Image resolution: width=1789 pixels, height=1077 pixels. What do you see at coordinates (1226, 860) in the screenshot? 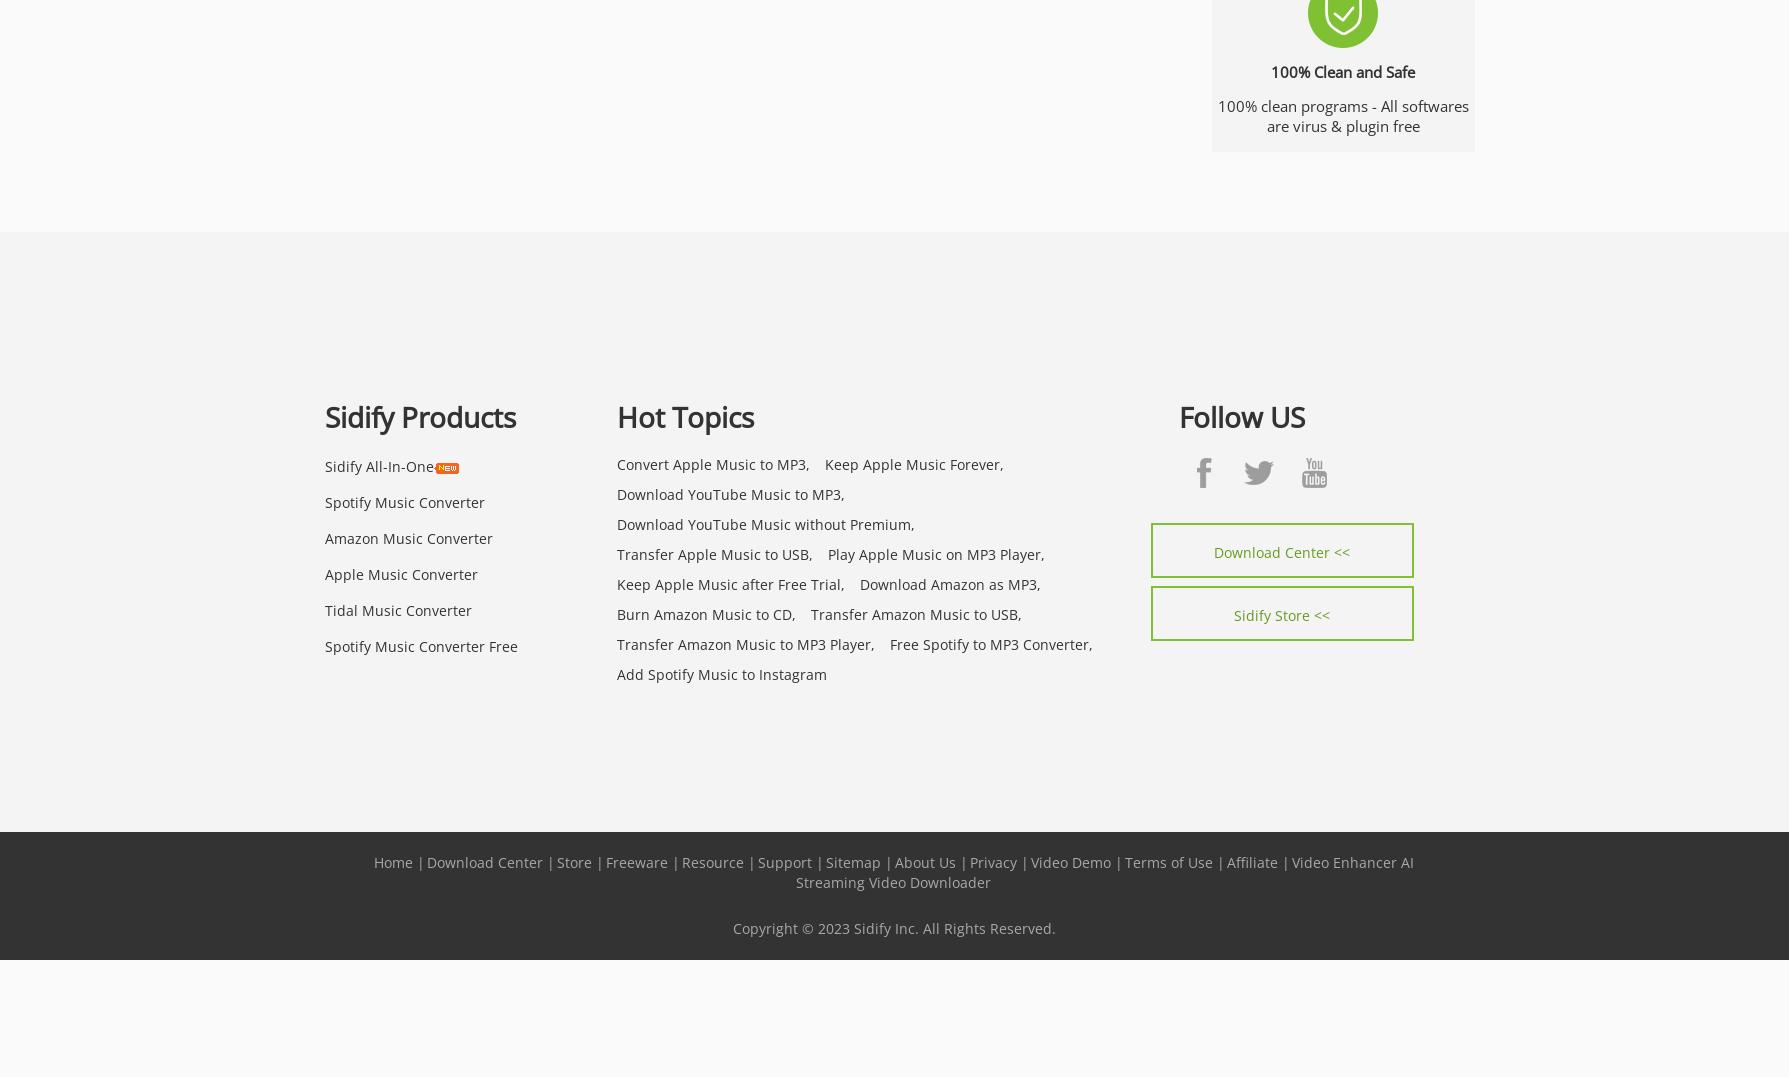
I see `'Affiliate'` at bounding box center [1226, 860].